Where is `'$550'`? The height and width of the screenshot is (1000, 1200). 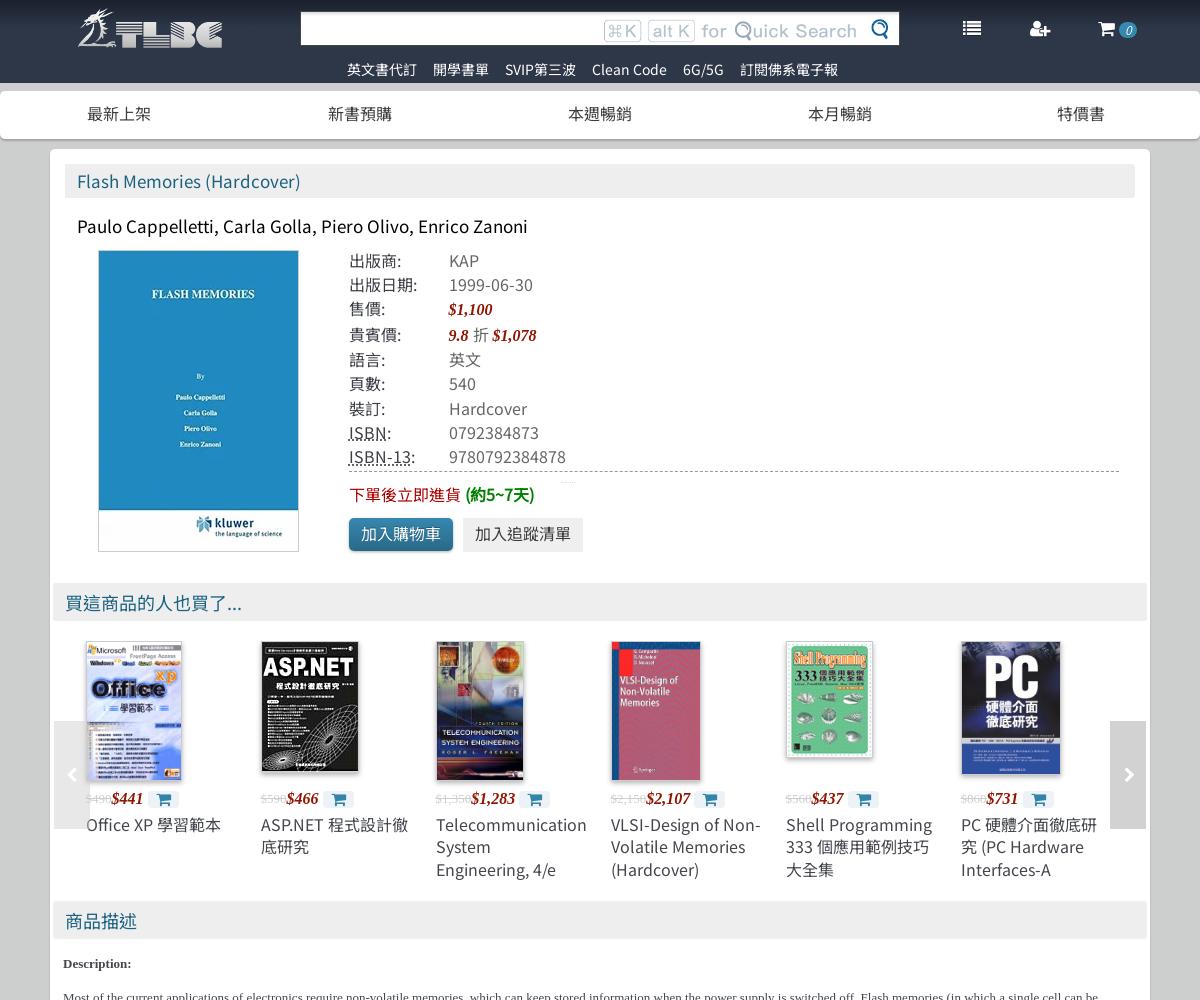 '$550' is located at coordinates (1133, 797).